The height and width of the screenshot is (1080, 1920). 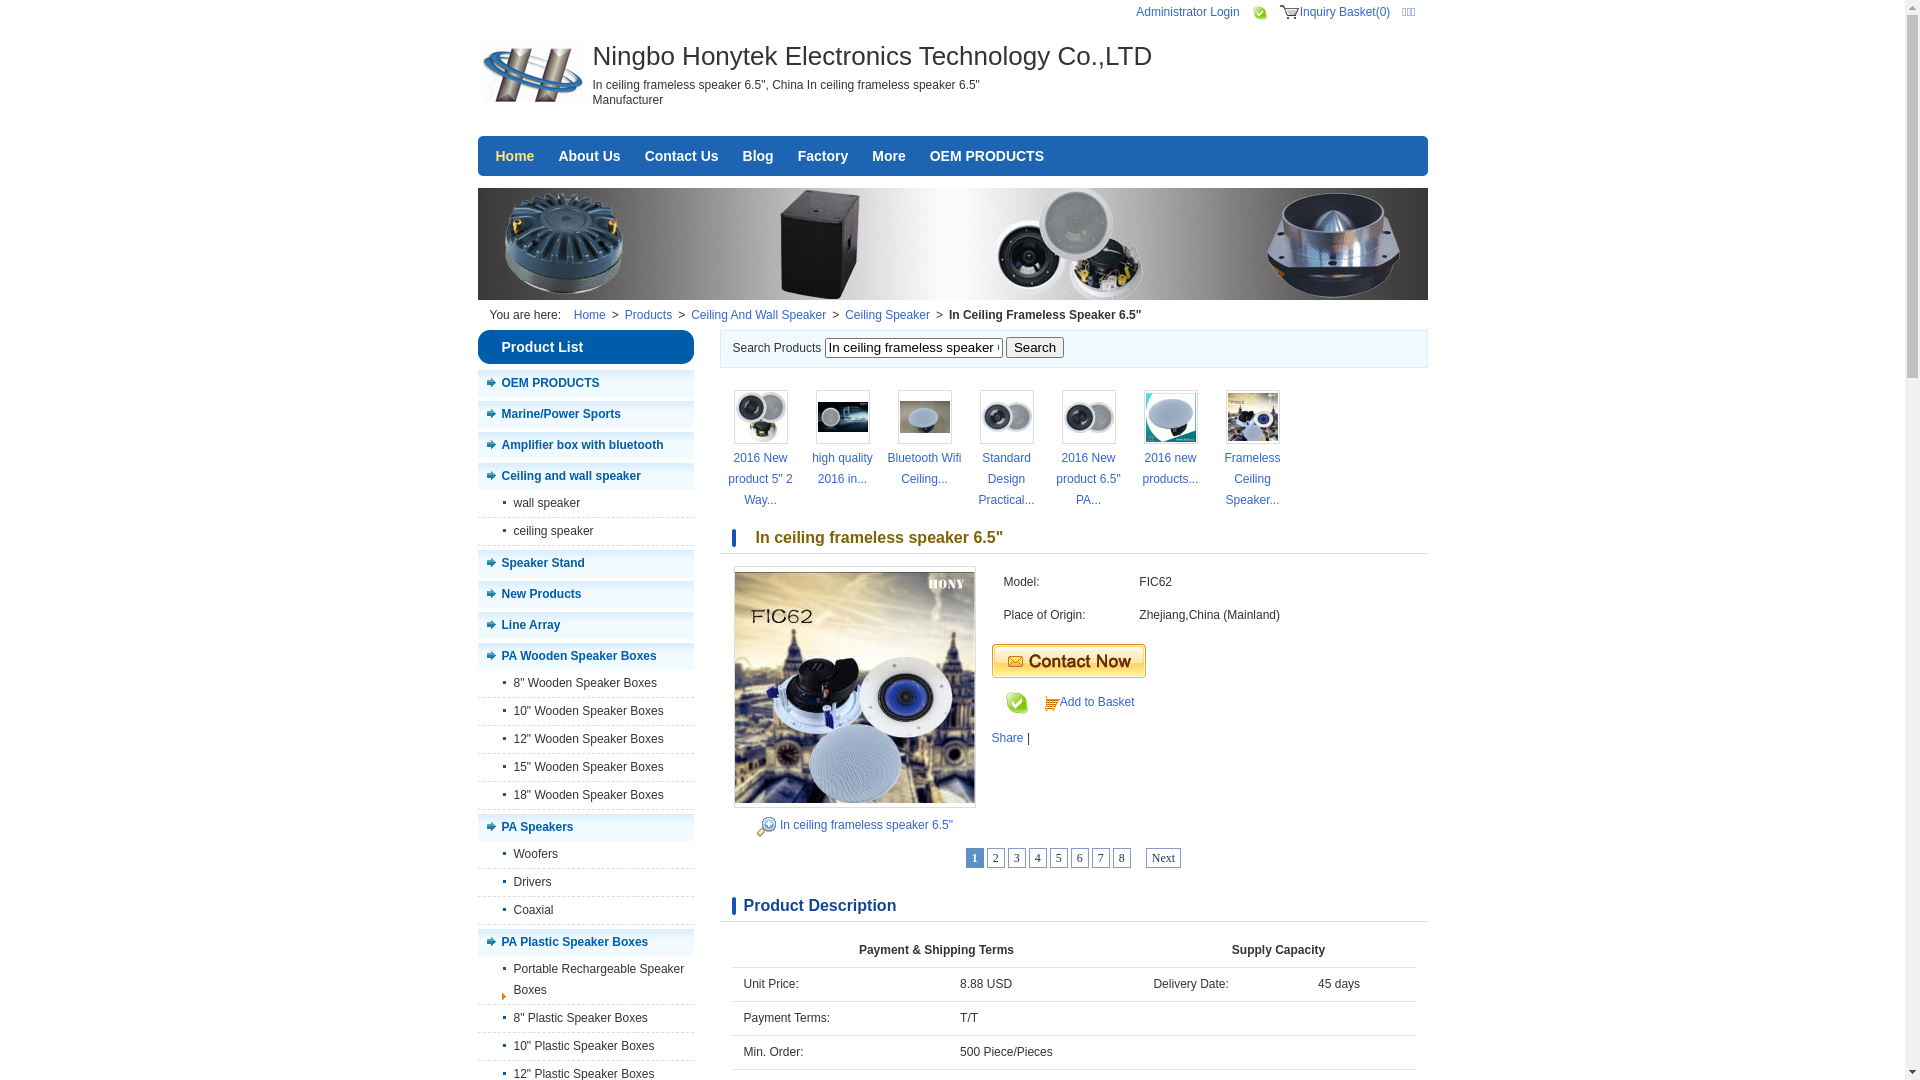 What do you see at coordinates (1058, 856) in the screenshot?
I see `'5'` at bounding box center [1058, 856].